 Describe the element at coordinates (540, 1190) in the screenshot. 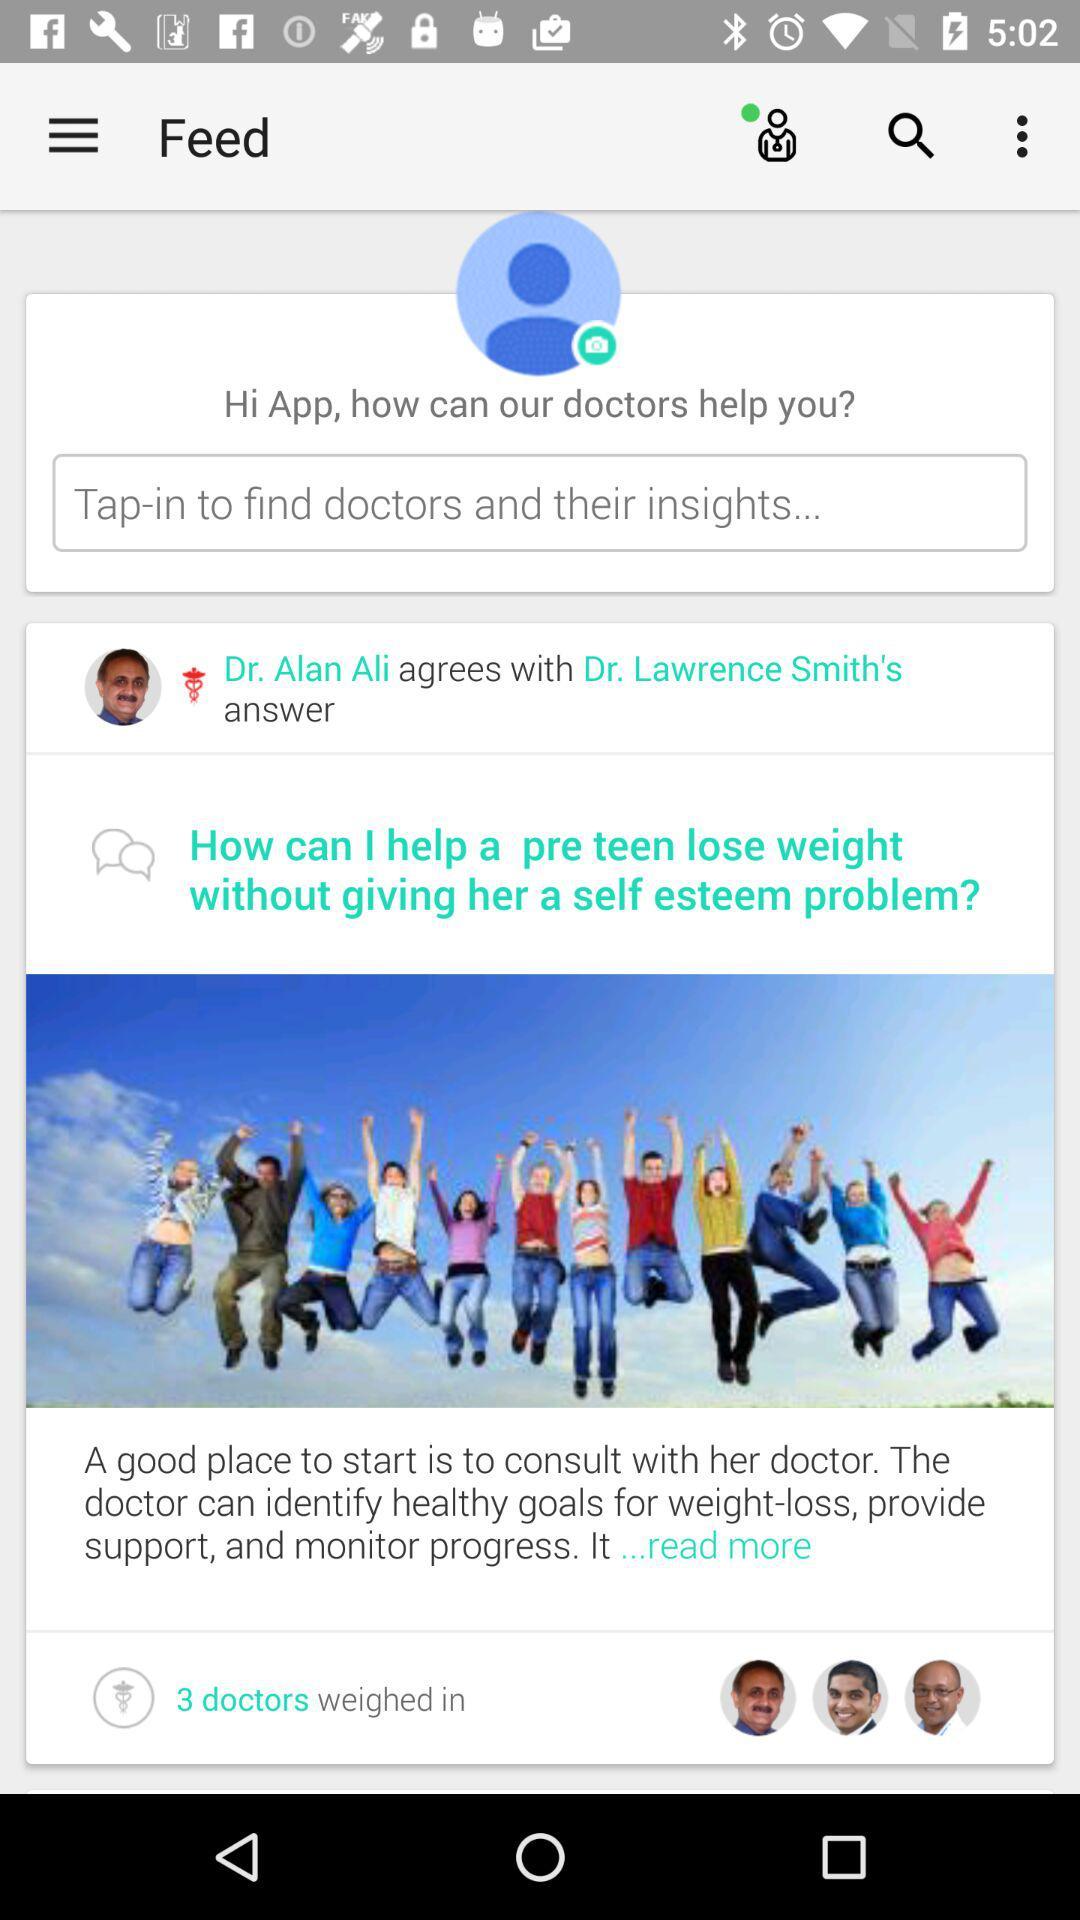

I see `the item below the how can i item` at that location.